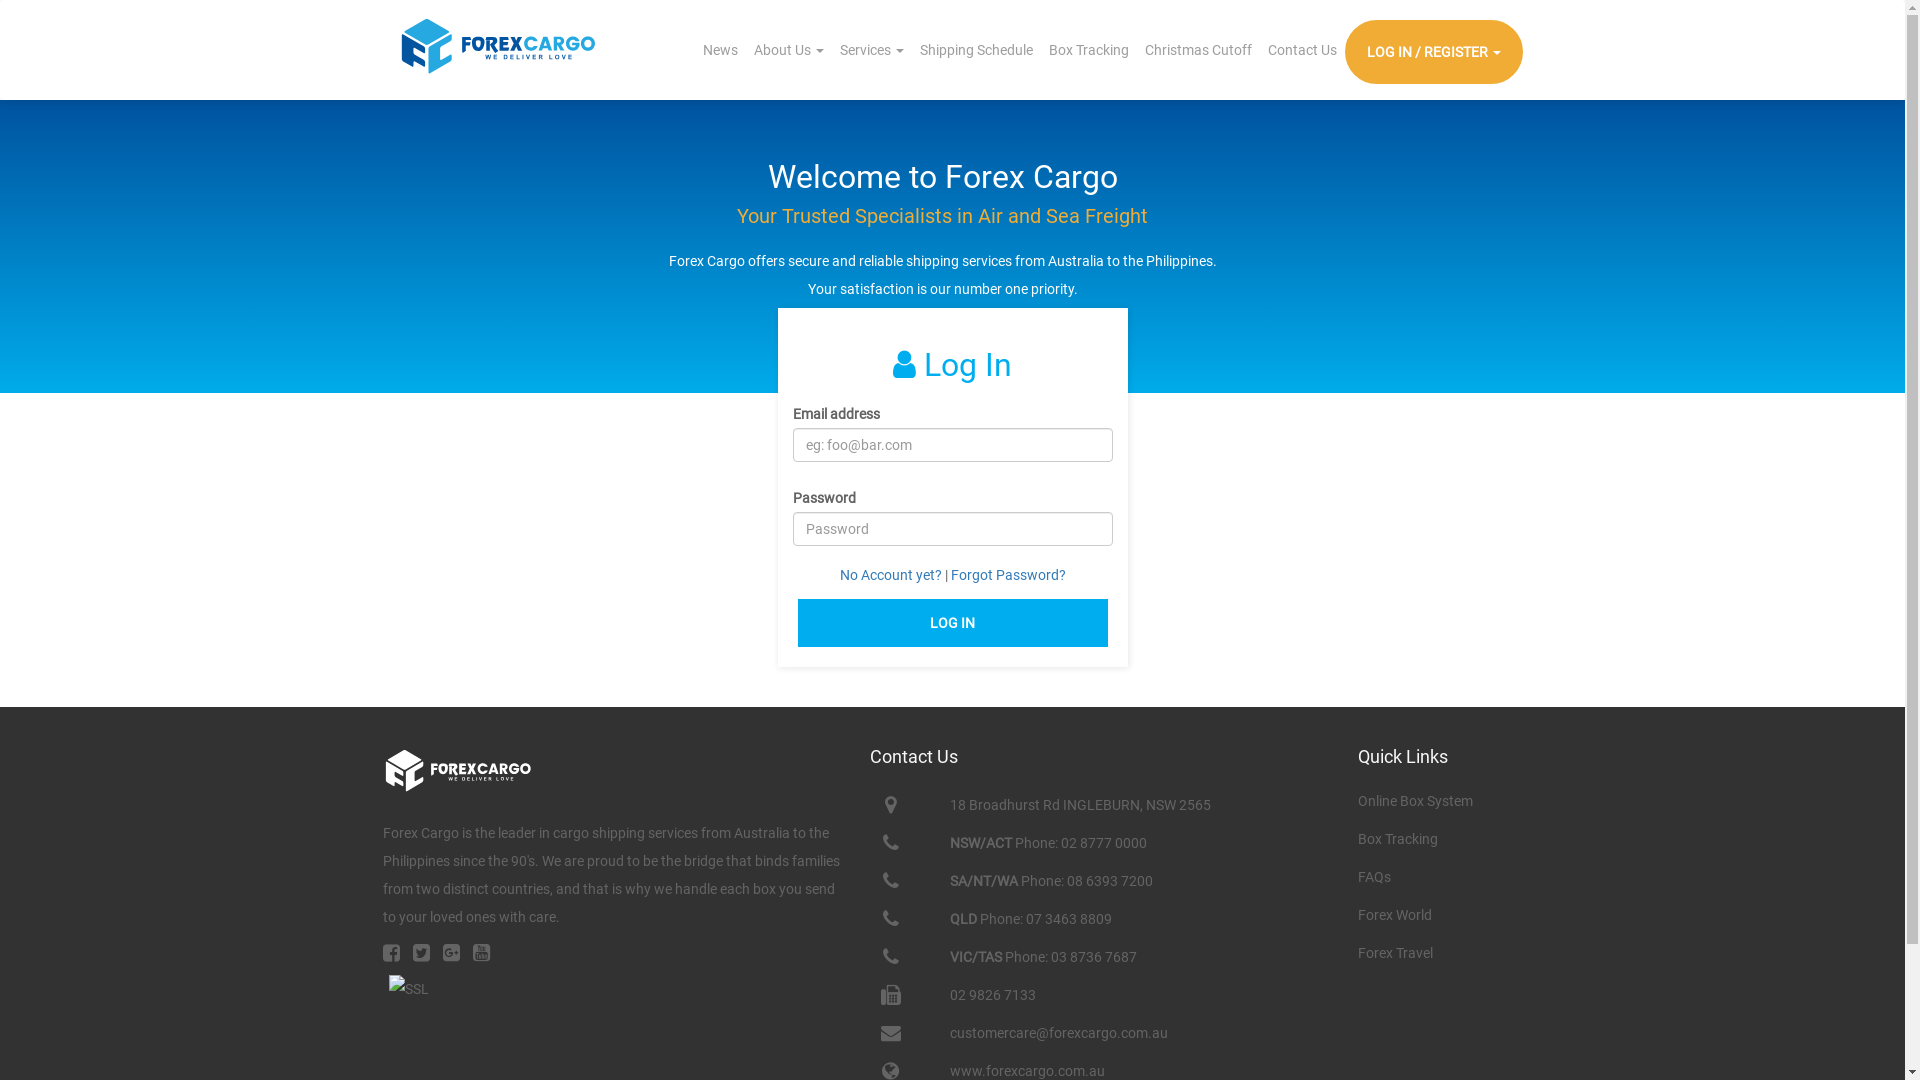 This screenshot has width=1920, height=1080. Describe the element at coordinates (787, 49) in the screenshot. I see `'About Us'` at that location.